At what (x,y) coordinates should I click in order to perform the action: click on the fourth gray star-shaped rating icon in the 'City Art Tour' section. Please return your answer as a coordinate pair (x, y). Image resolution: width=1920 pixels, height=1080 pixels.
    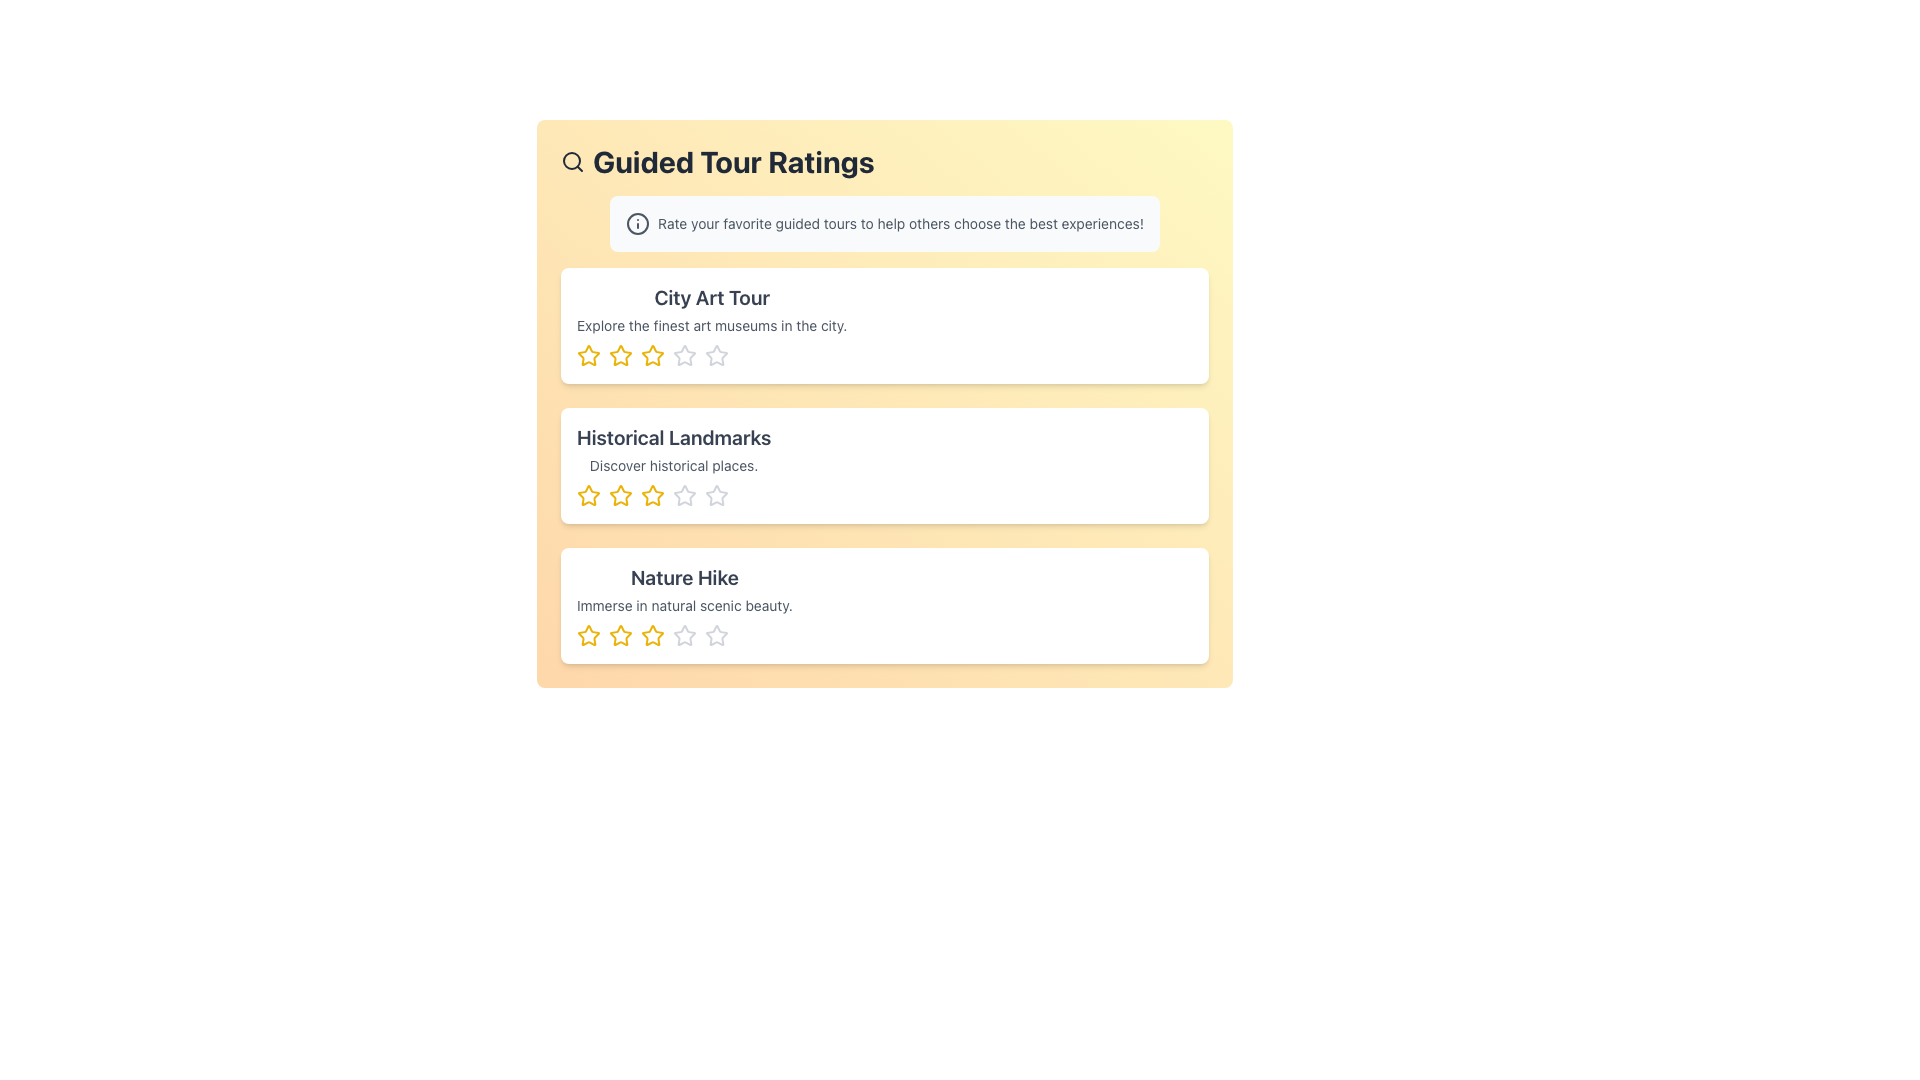
    Looking at the image, I should click on (685, 354).